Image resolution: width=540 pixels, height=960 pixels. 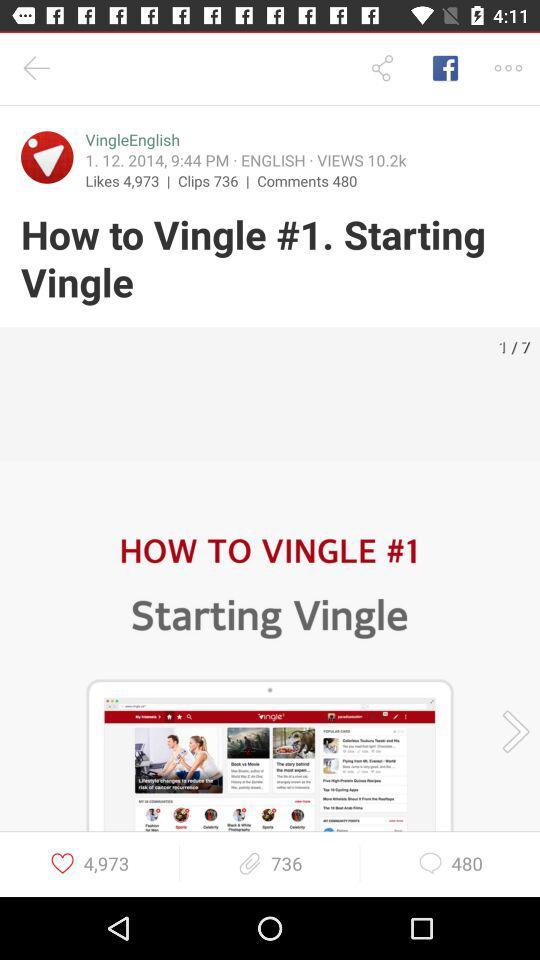 What do you see at coordinates (307, 179) in the screenshot?
I see `the comments 480 item` at bounding box center [307, 179].